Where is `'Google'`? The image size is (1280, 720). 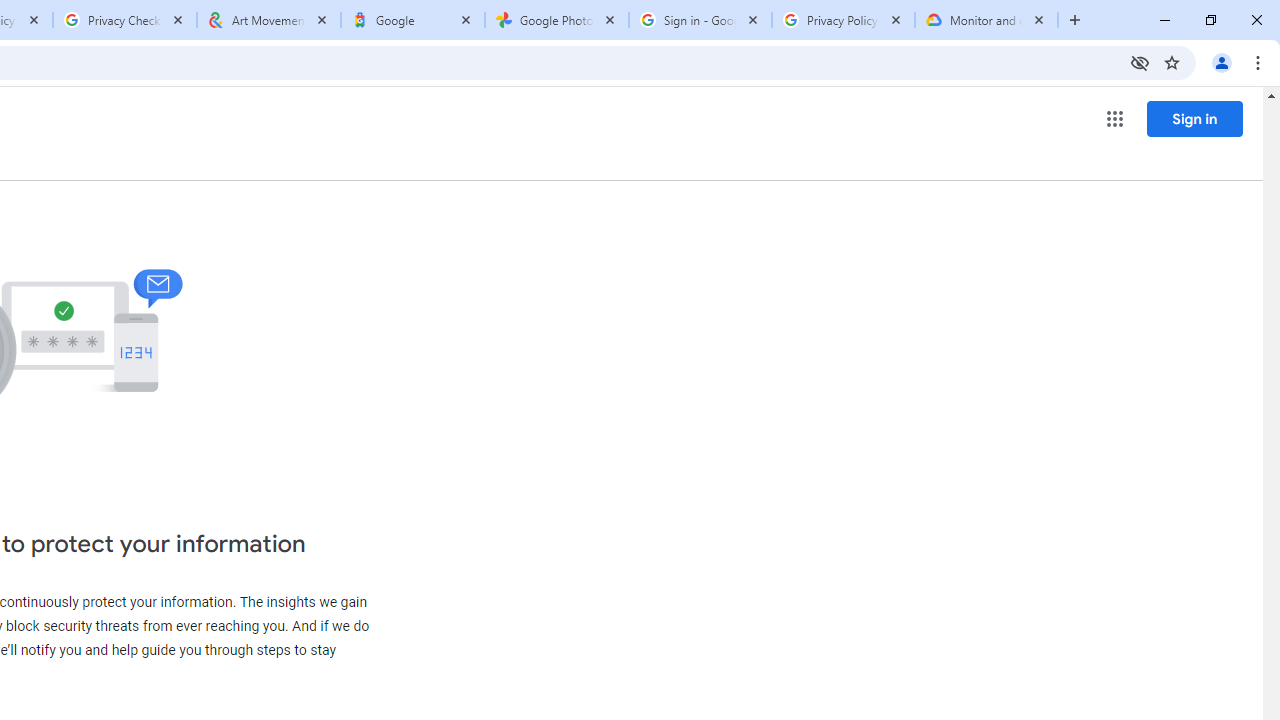 'Google' is located at coordinates (411, 20).